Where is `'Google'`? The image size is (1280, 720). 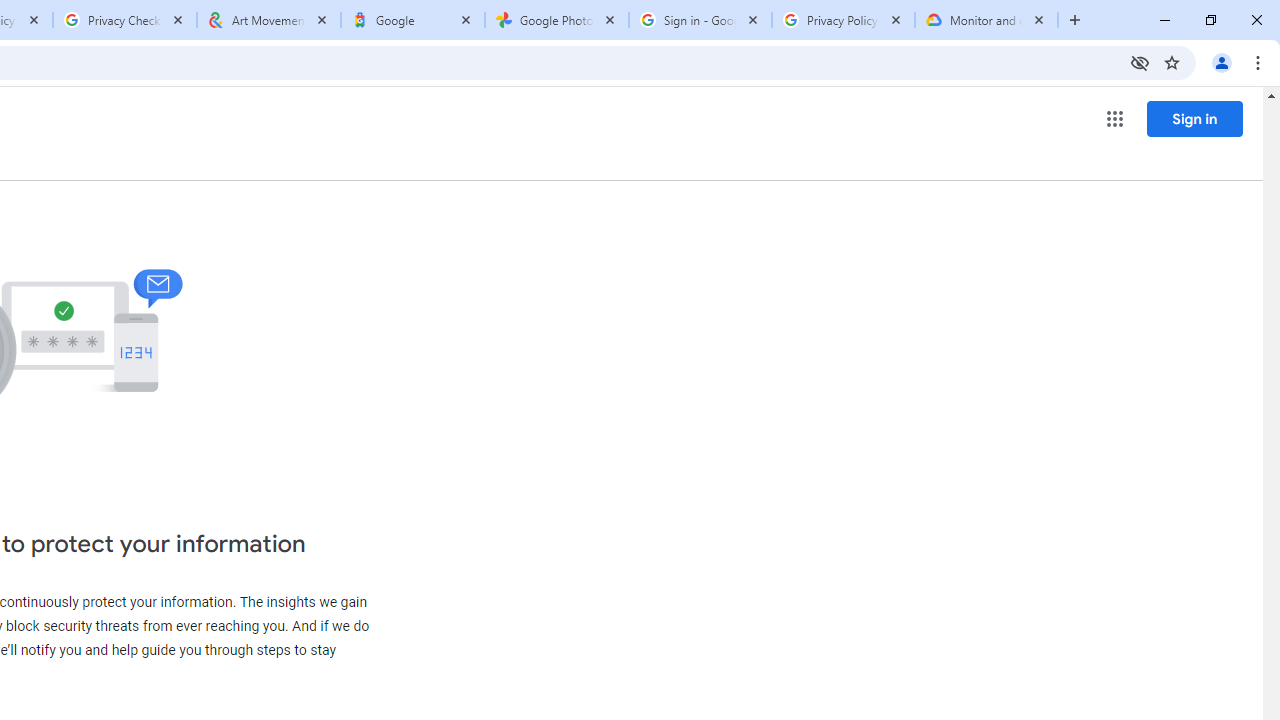 'Google' is located at coordinates (411, 20).